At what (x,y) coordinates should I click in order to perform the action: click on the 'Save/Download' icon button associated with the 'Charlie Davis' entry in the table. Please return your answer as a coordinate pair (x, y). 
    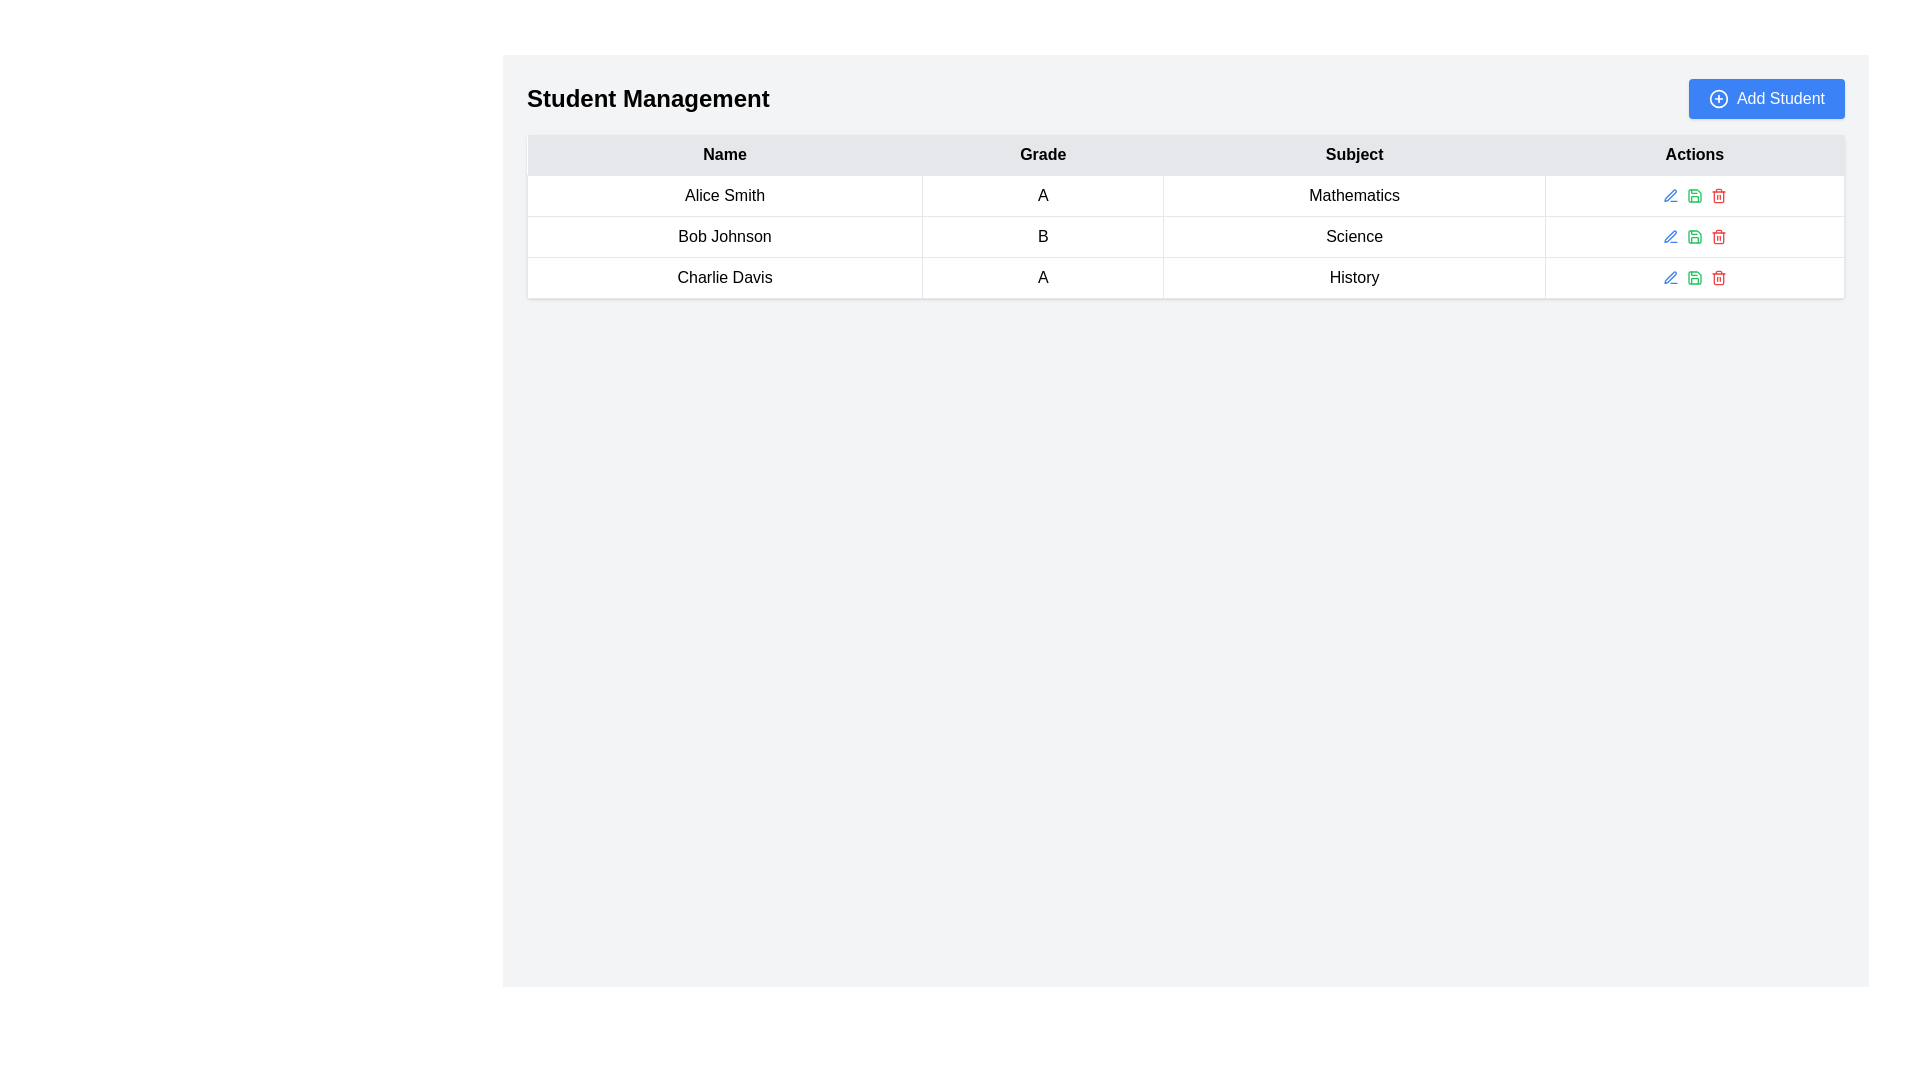
    Looking at the image, I should click on (1693, 196).